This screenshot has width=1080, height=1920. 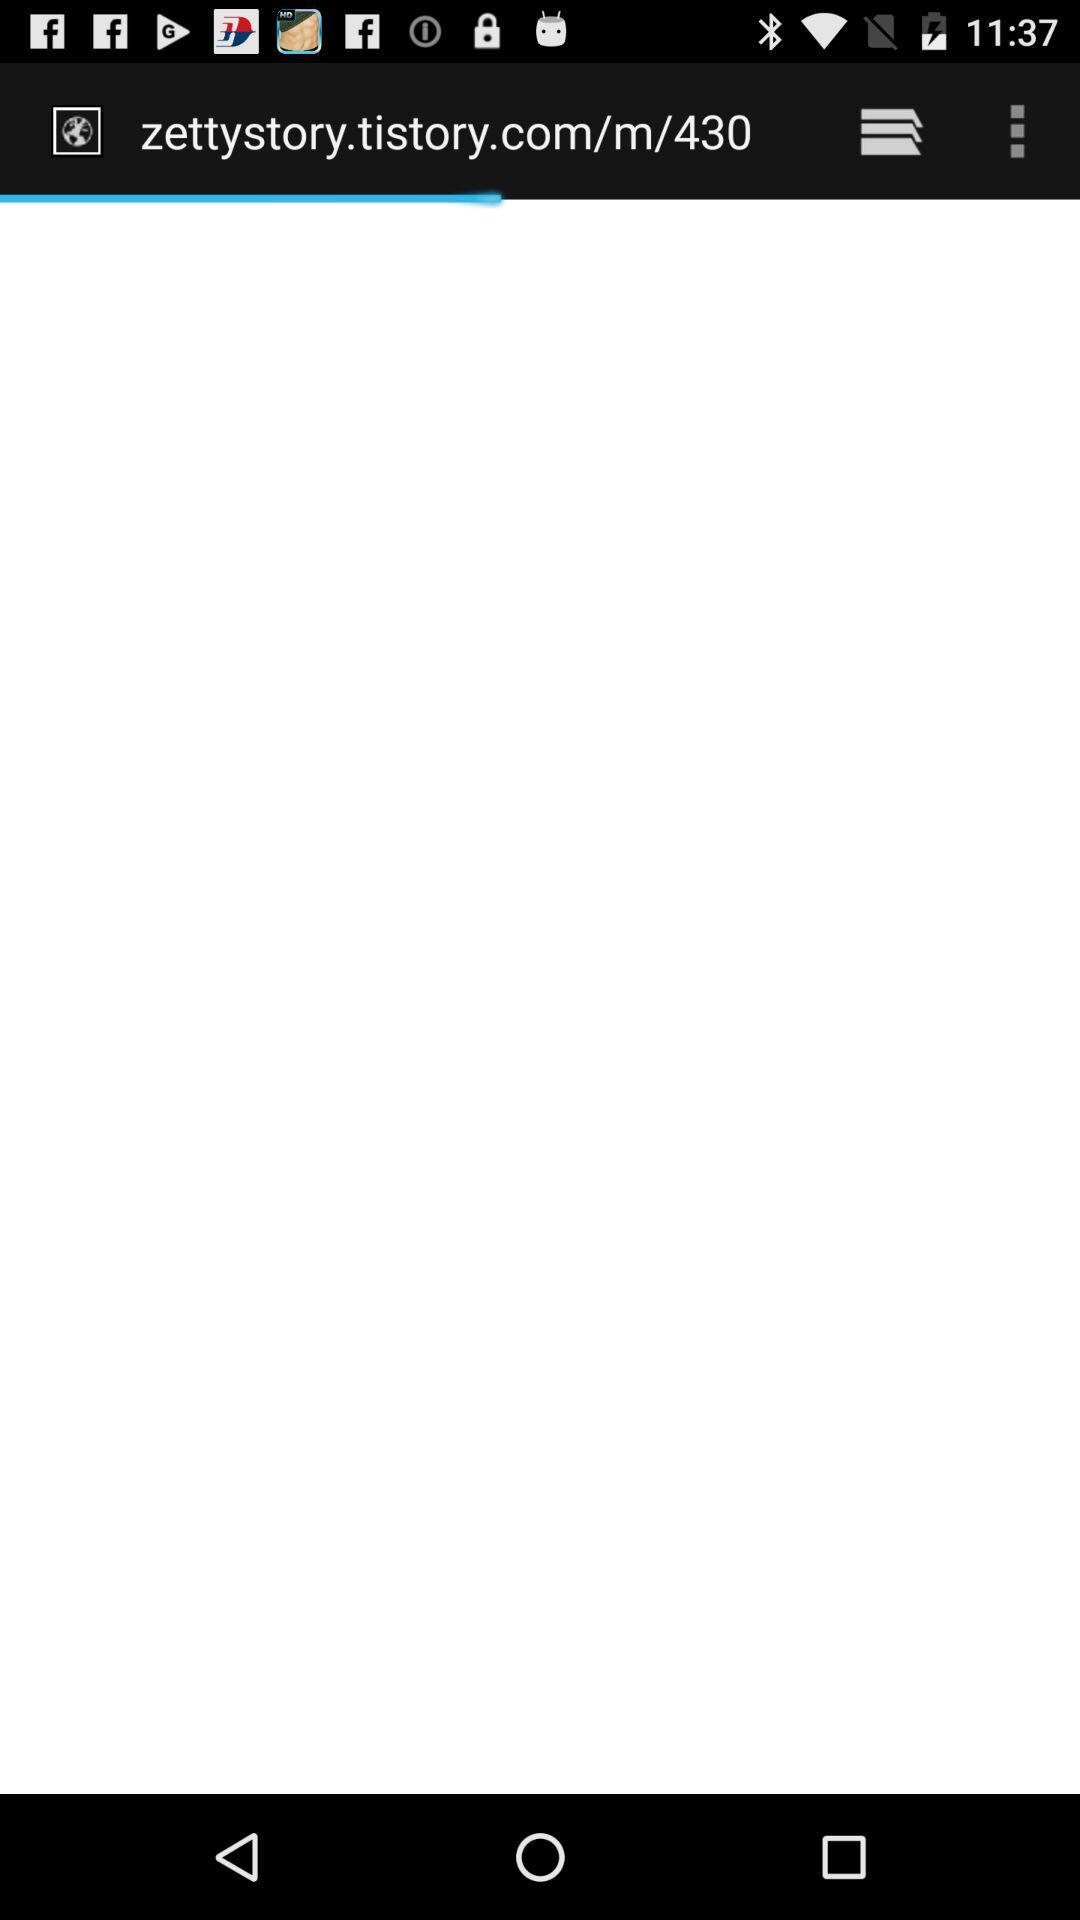 I want to click on the item next to the zettystory tistory com icon, so click(x=890, y=130).